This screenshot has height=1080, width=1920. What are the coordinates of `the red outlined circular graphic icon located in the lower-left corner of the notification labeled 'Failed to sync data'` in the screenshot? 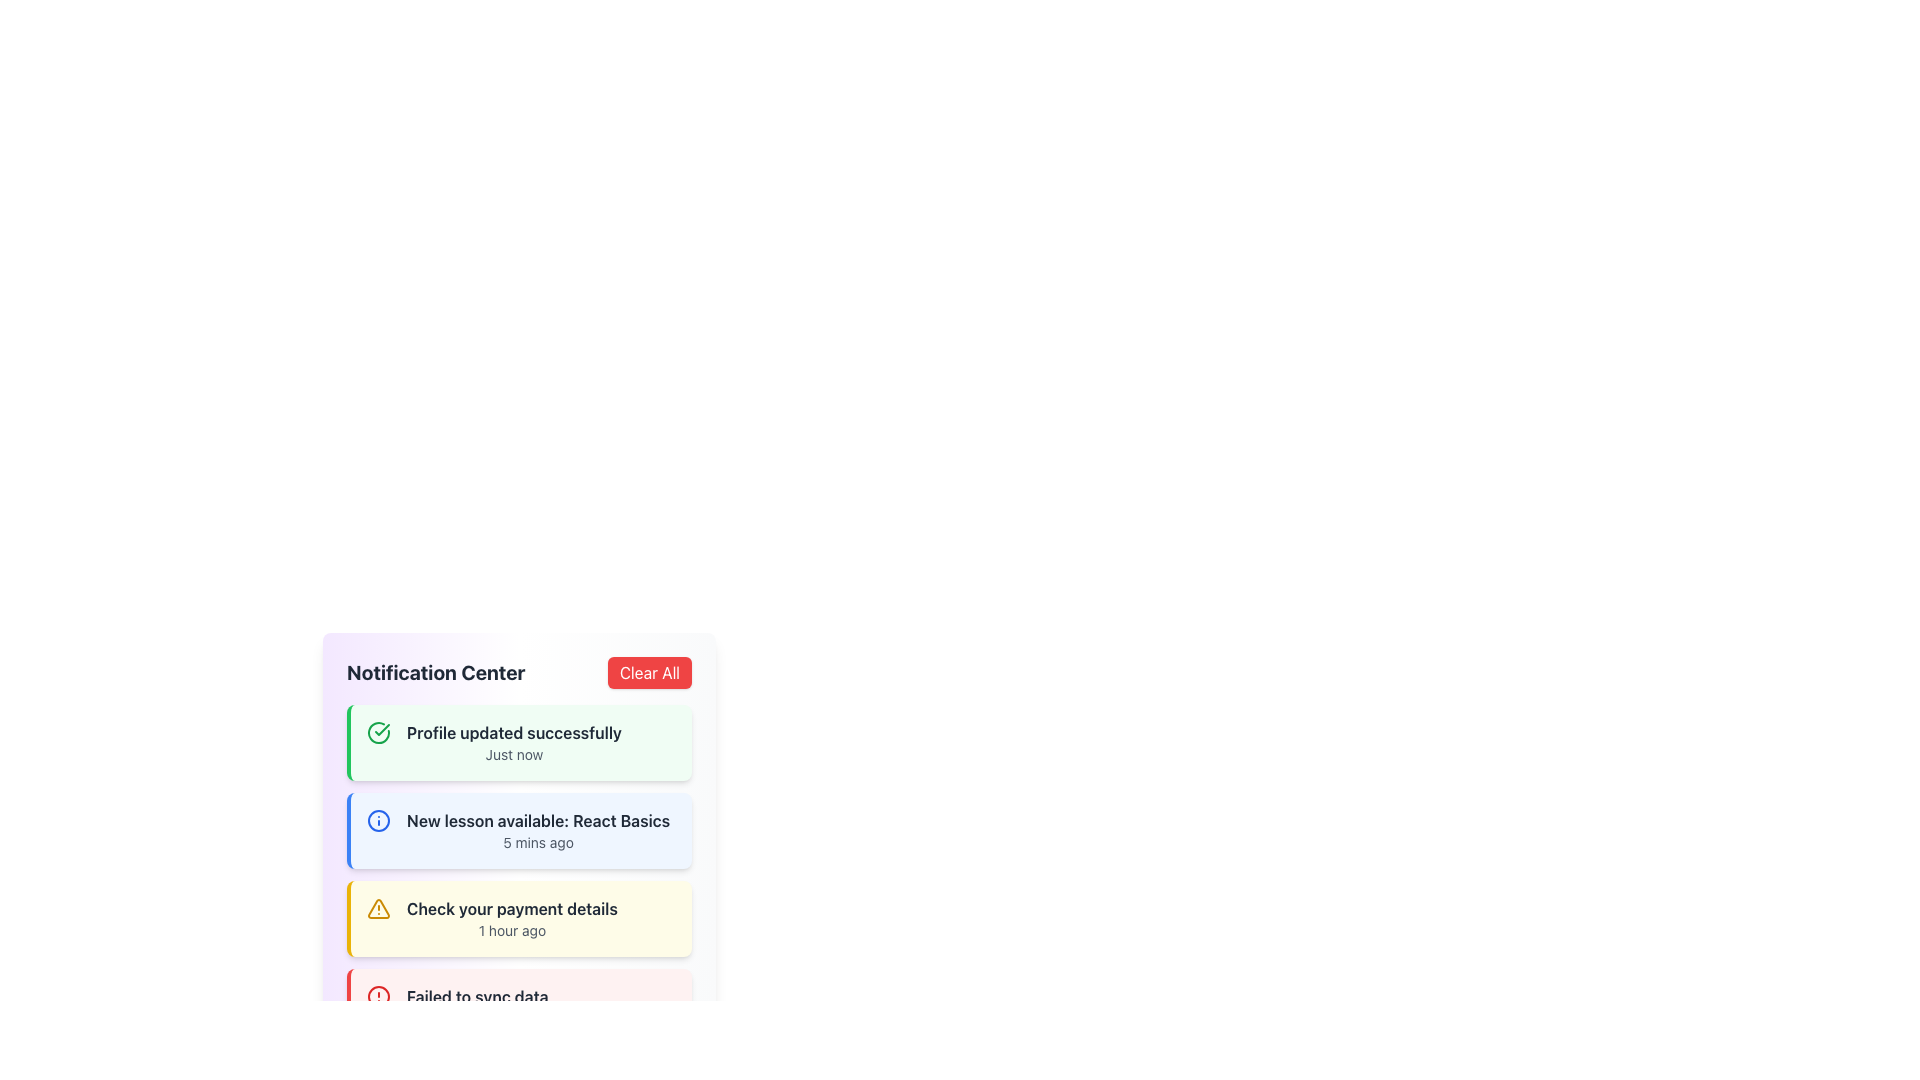 It's located at (379, 996).